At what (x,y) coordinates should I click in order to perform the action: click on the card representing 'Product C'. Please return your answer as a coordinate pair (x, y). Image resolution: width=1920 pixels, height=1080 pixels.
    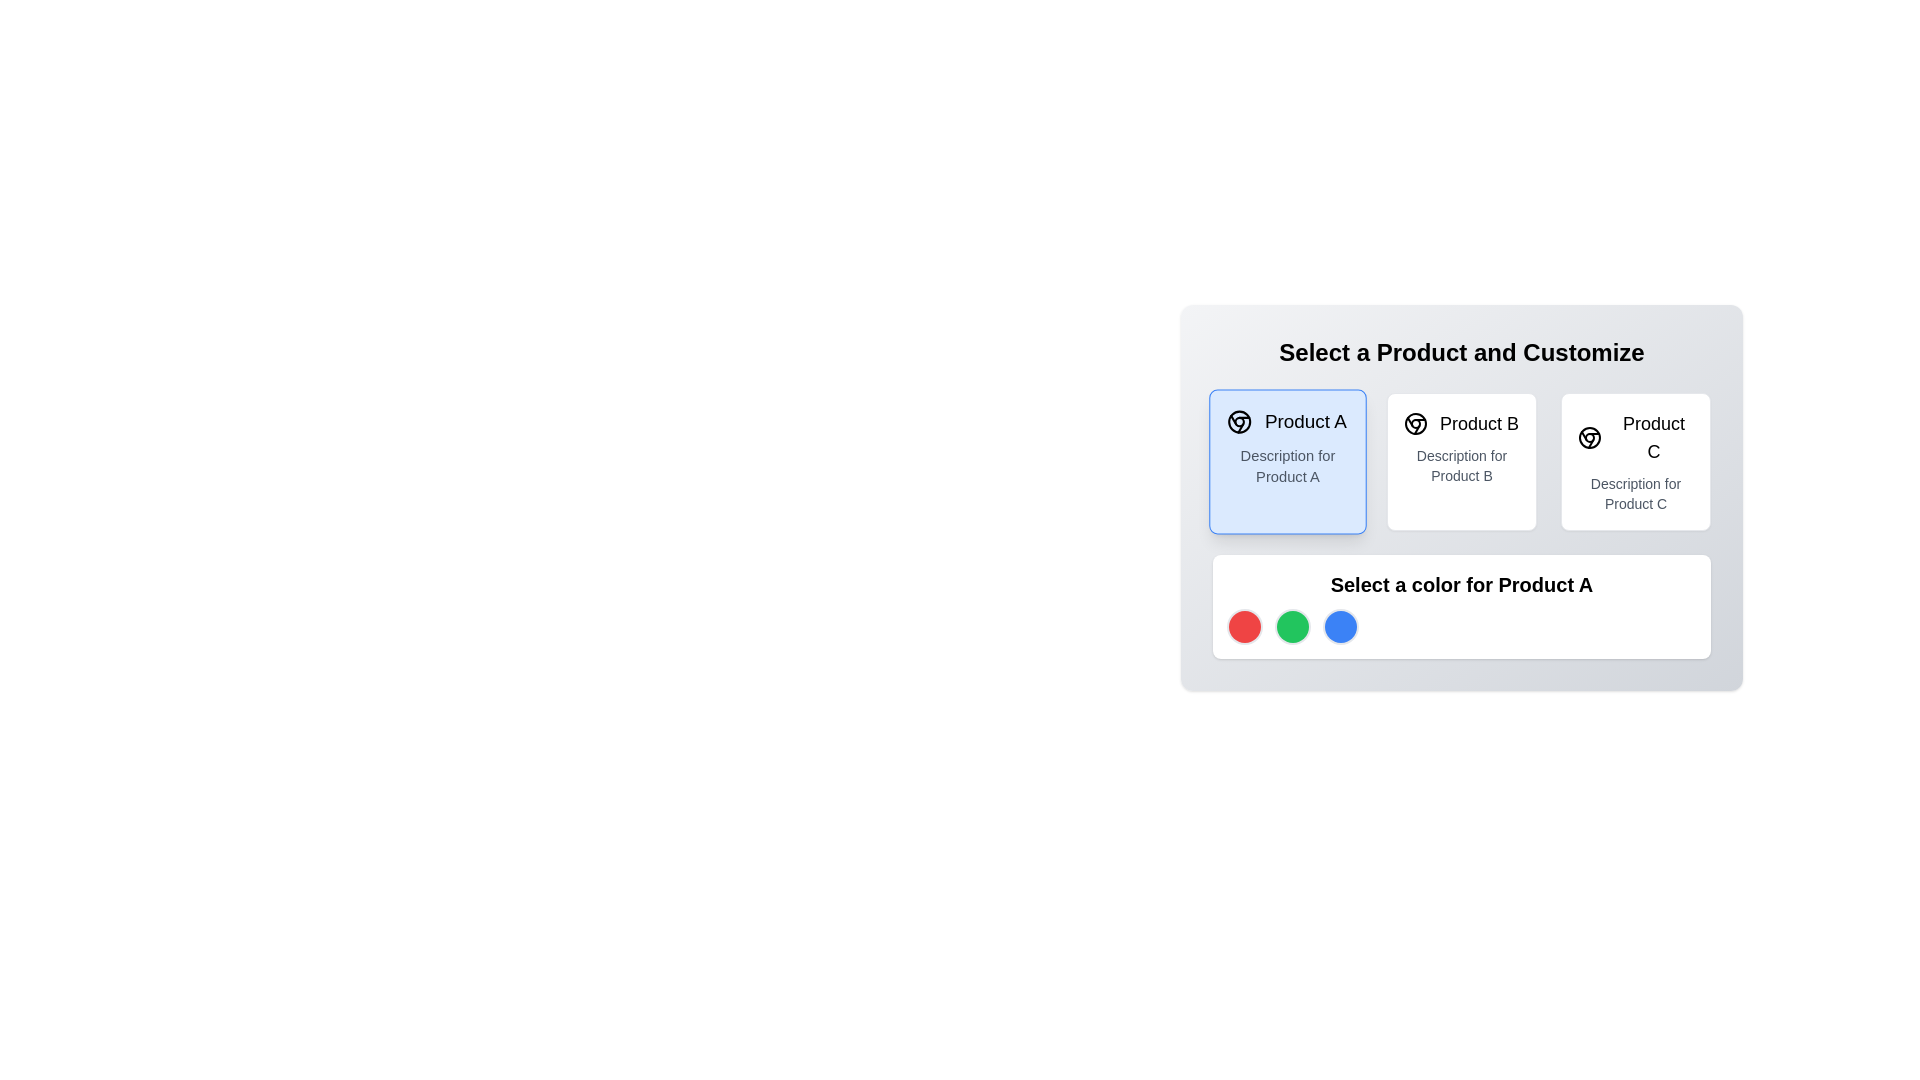
    Looking at the image, I should click on (1636, 462).